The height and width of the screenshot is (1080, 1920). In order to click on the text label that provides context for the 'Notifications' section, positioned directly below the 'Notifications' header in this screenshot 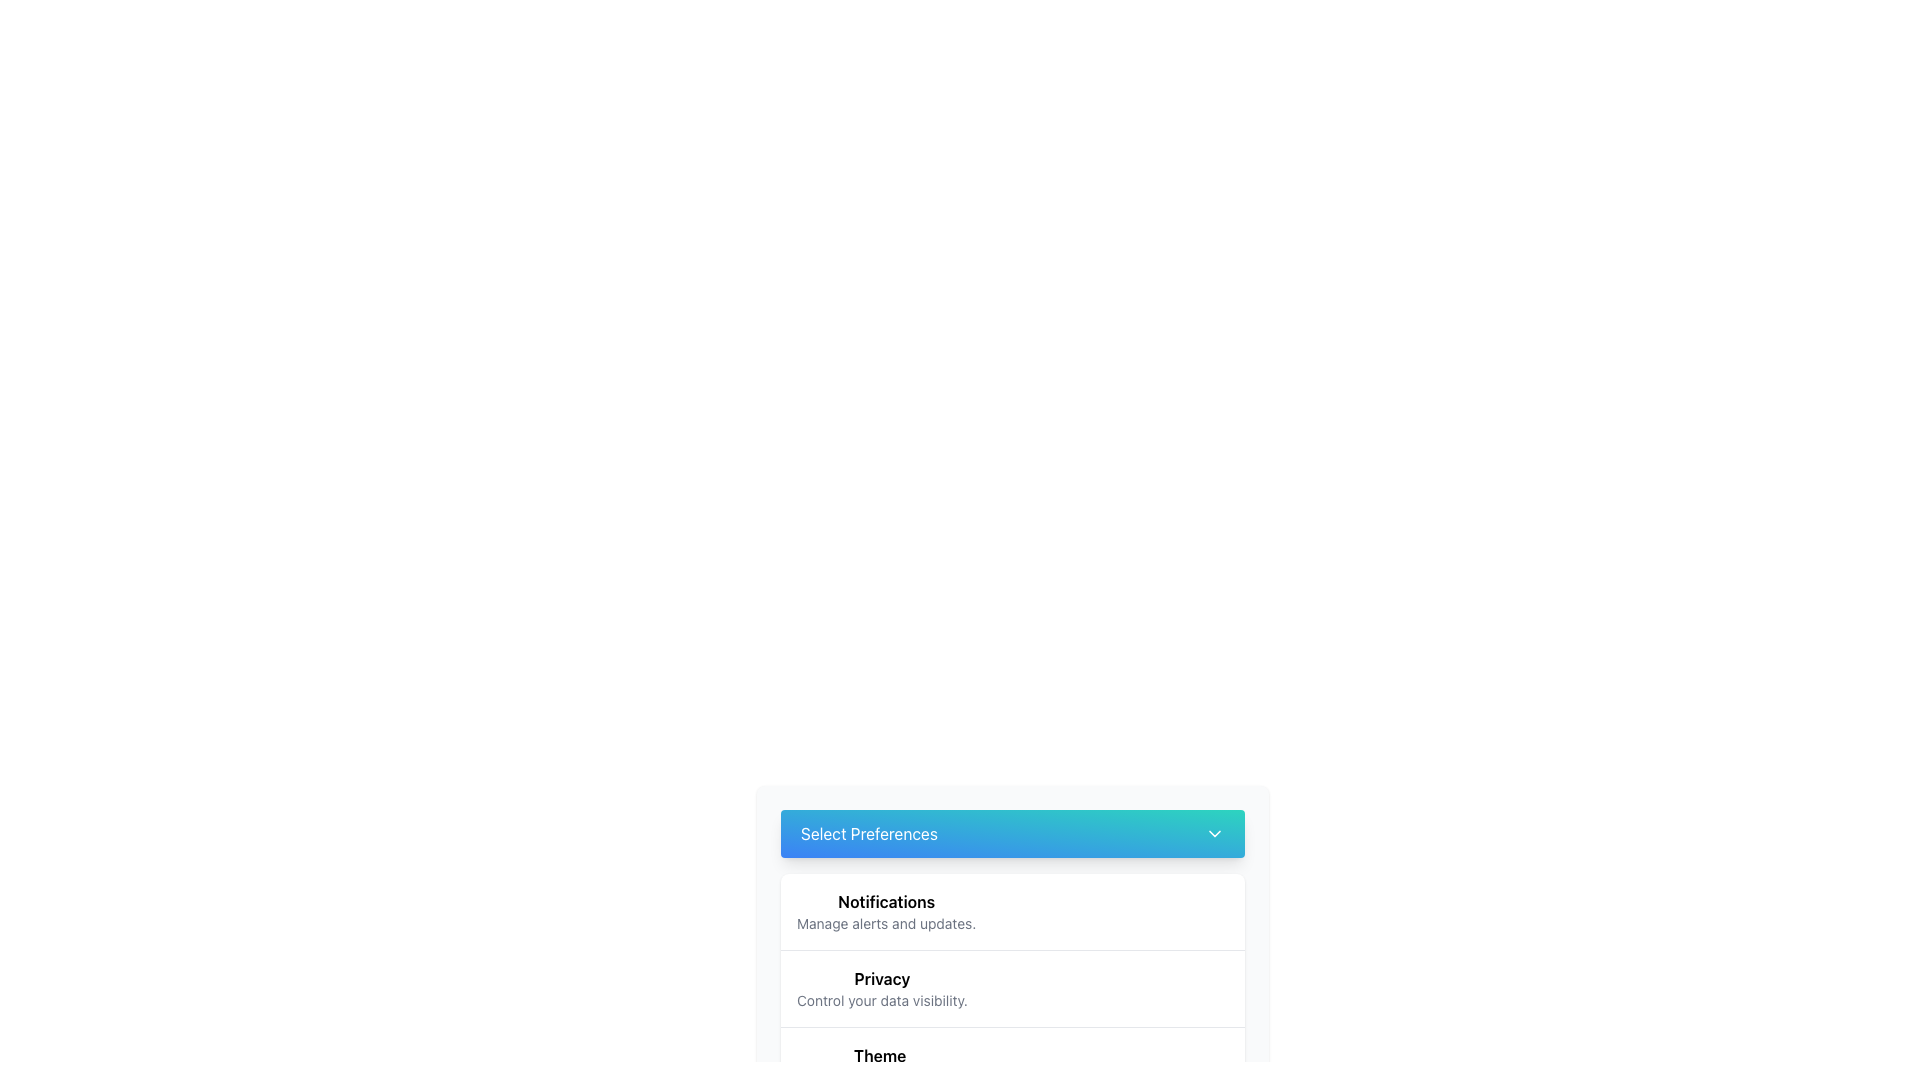, I will do `click(885, 924)`.